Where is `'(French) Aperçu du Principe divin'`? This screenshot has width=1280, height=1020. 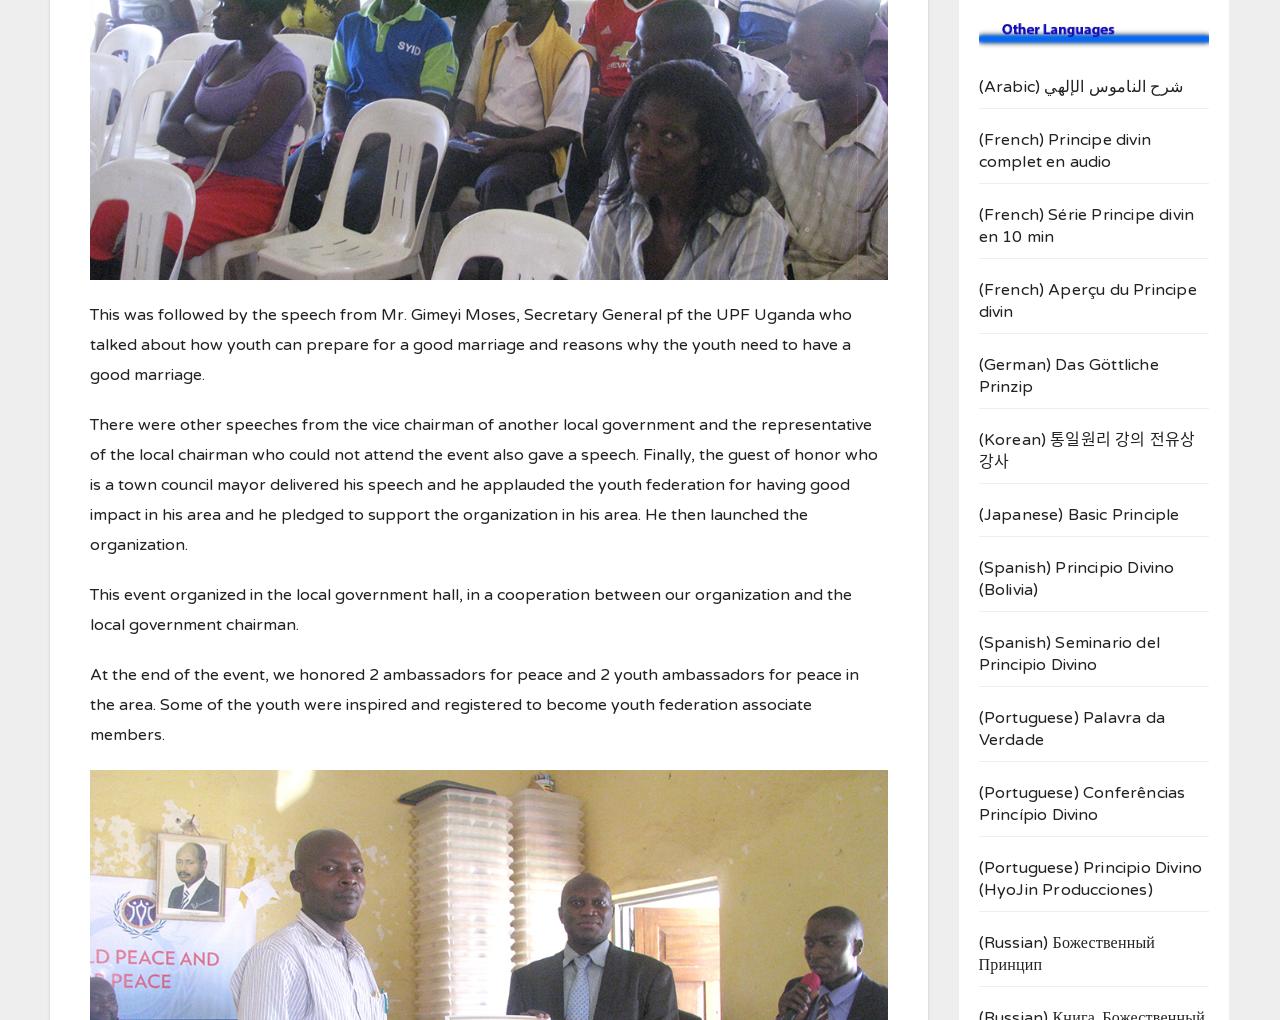
'(French) Aperçu du Principe divin' is located at coordinates (1085, 301).